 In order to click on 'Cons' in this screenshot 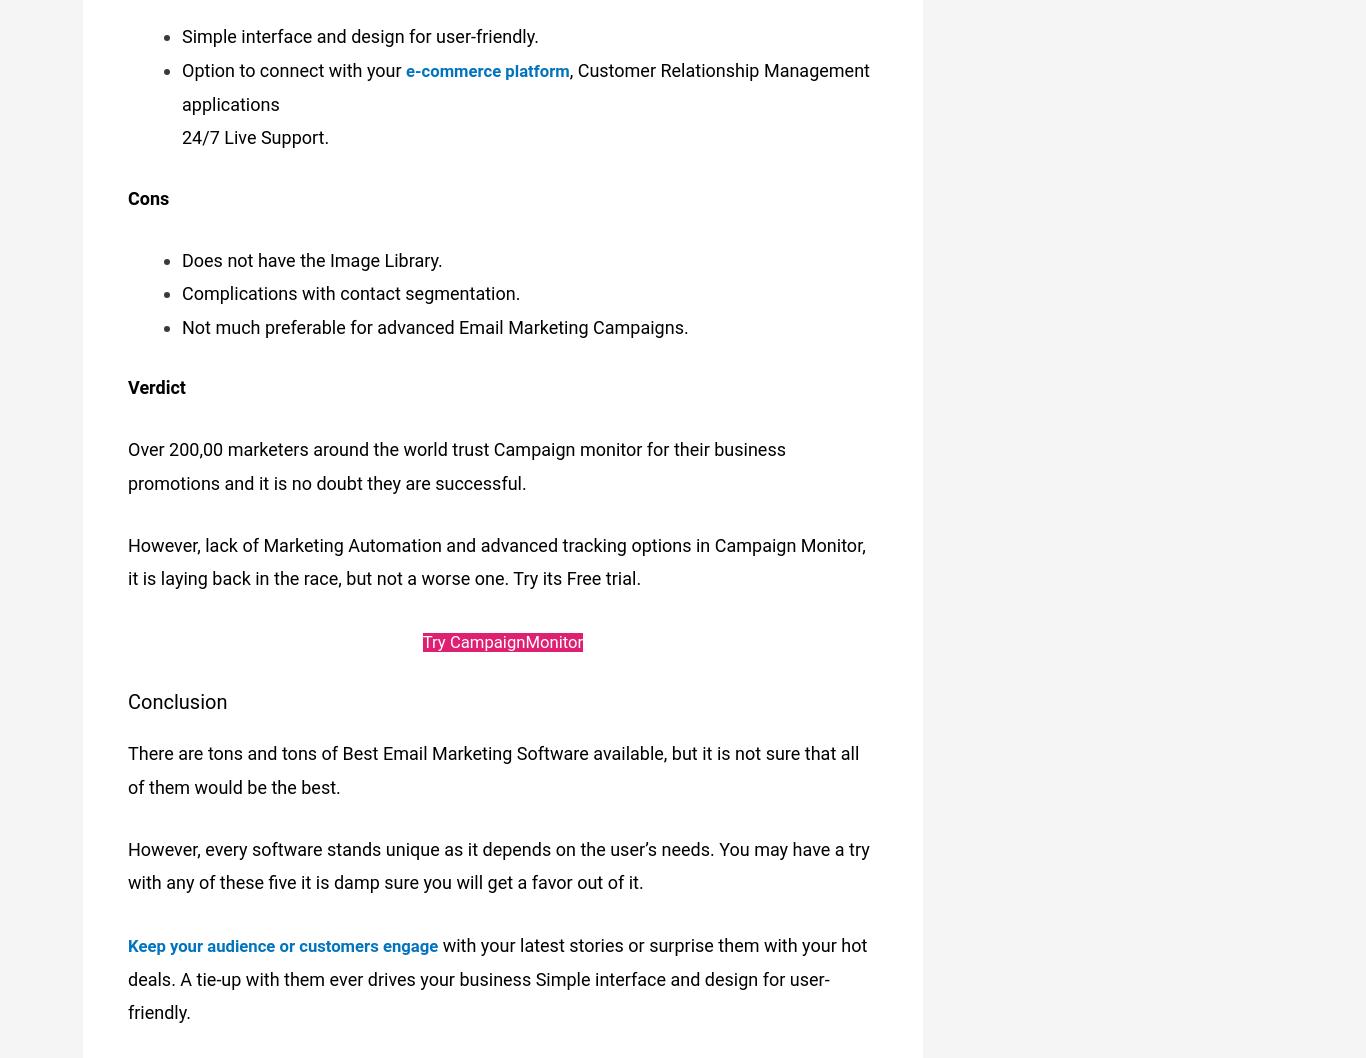, I will do `click(147, 185)`.